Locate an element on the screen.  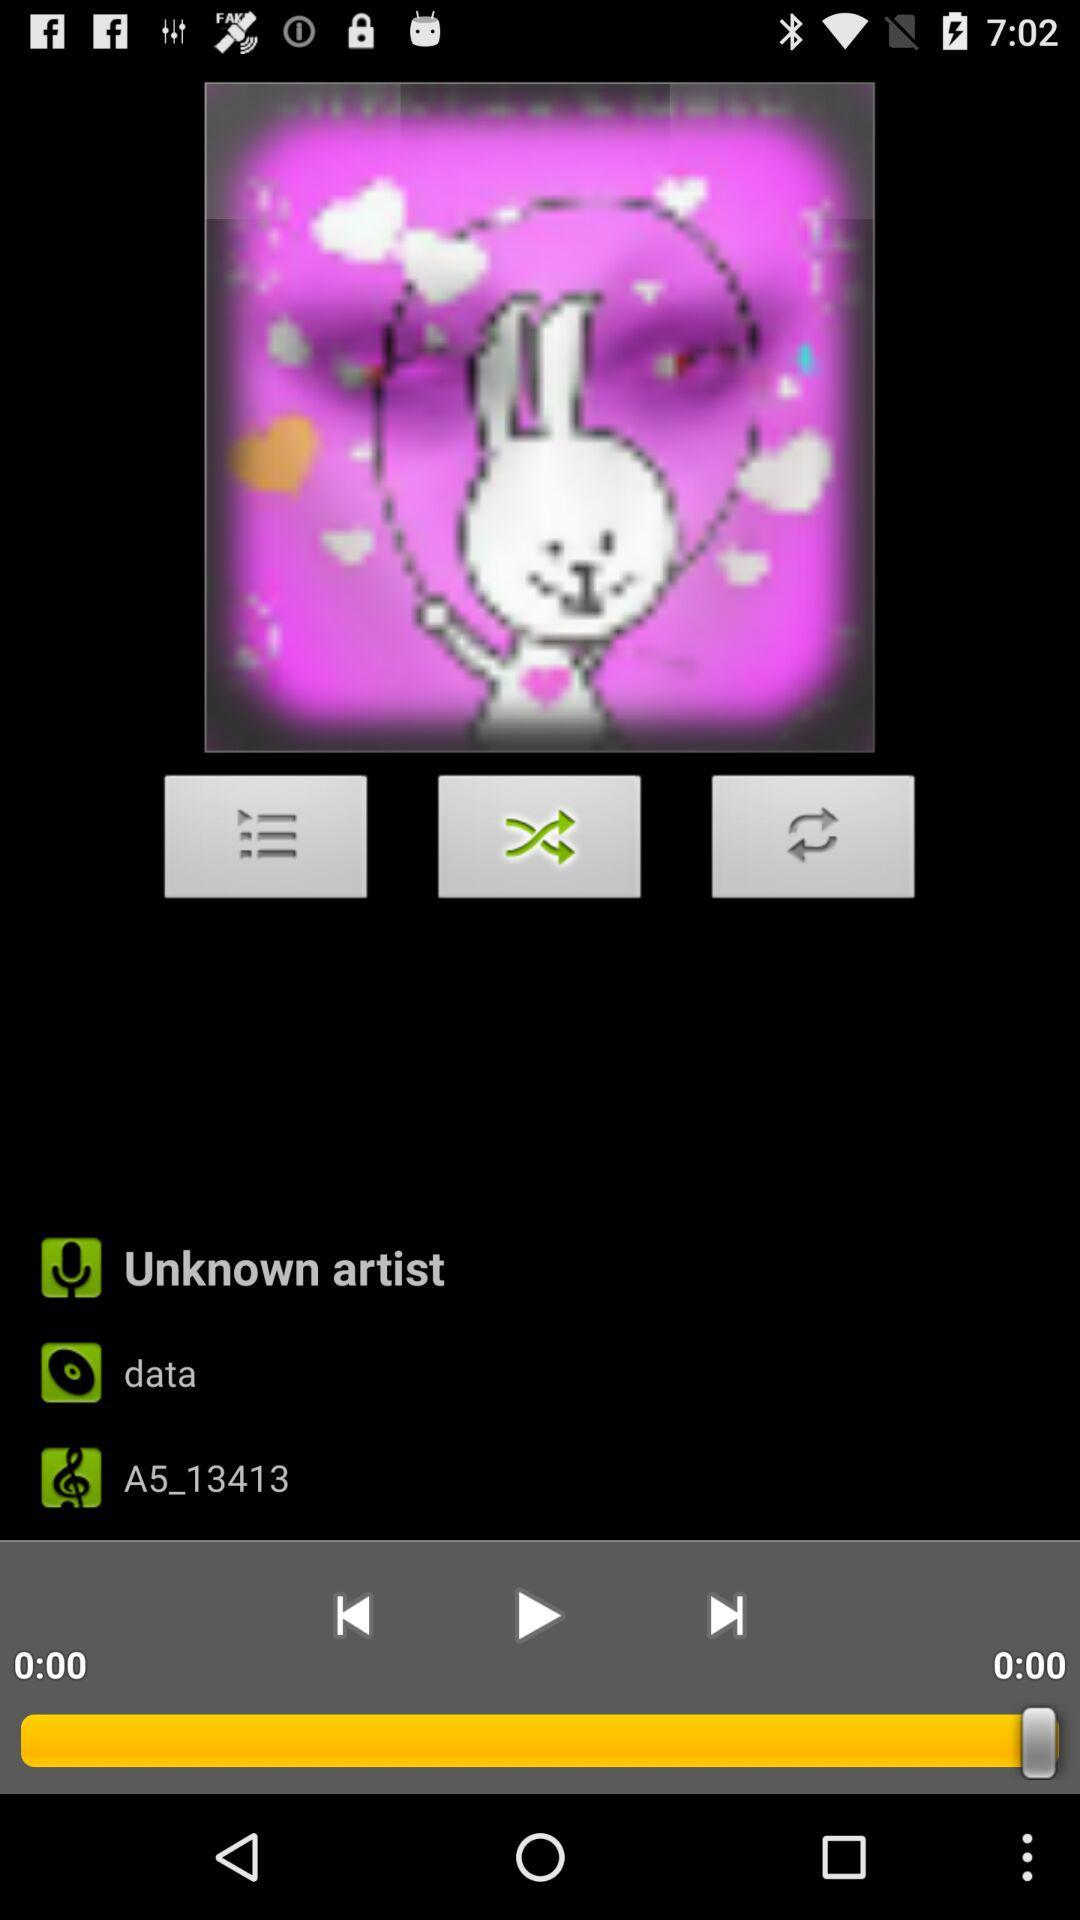
icon next to 0:00 is located at coordinates (726, 1615).